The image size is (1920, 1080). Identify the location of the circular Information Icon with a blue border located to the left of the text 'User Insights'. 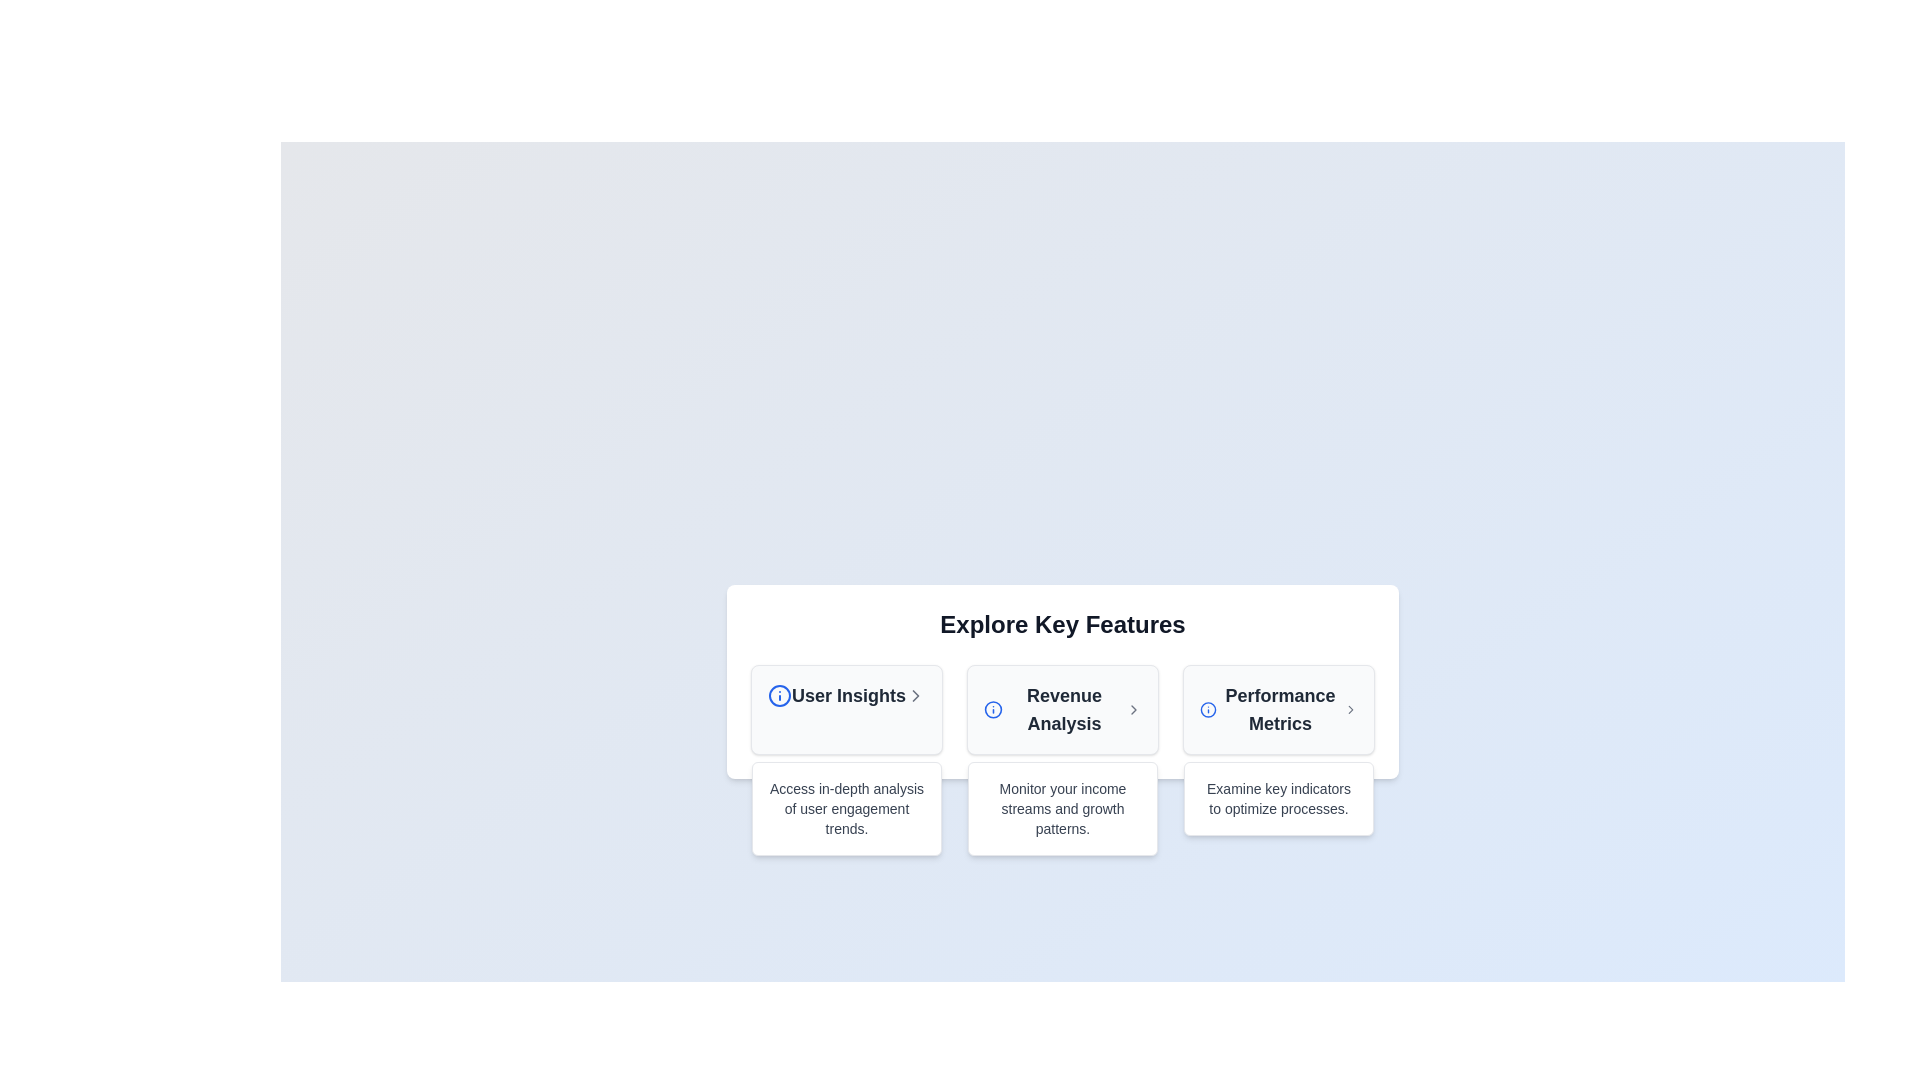
(778, 694).